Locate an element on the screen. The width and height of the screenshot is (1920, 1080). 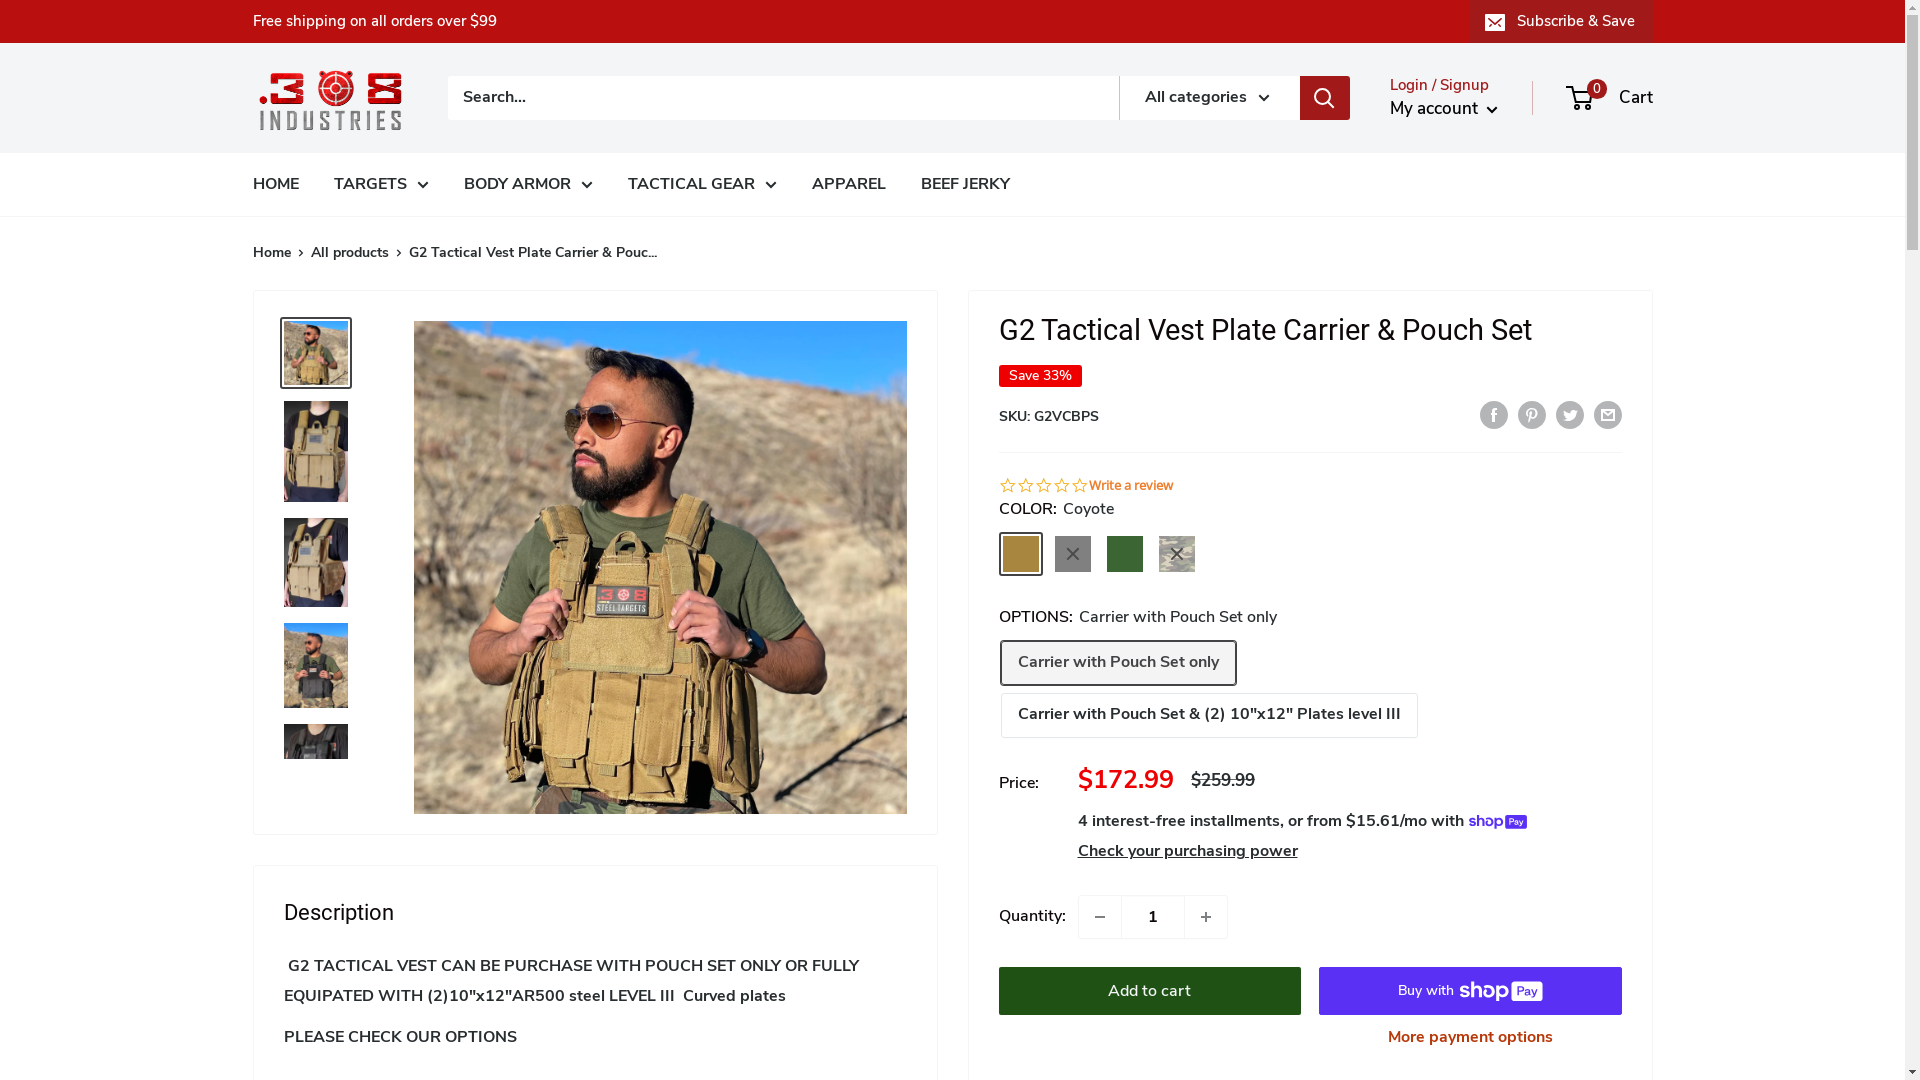
'Decrease quantity by 1' is located at coordinates (1098, 917).